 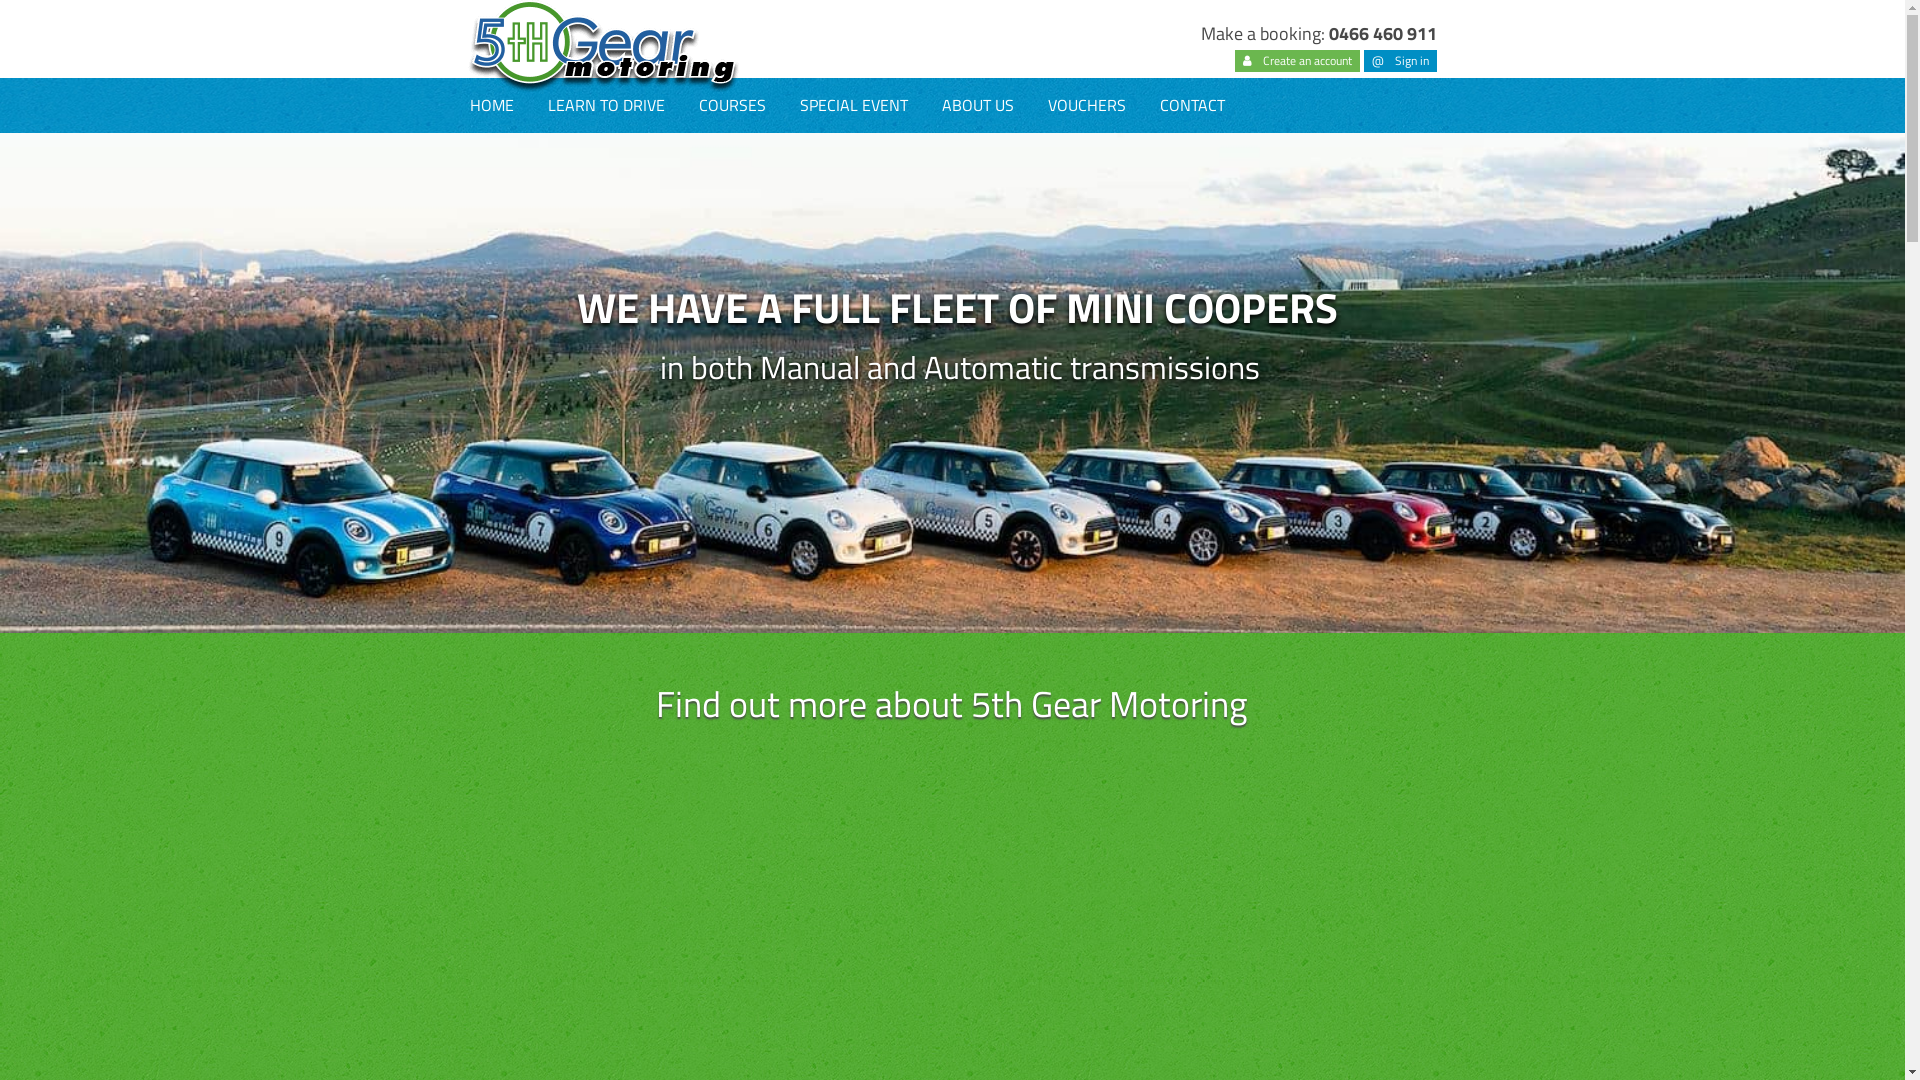 I want to click on 'SPECIAL EVENT', so click(x=781, y=105).